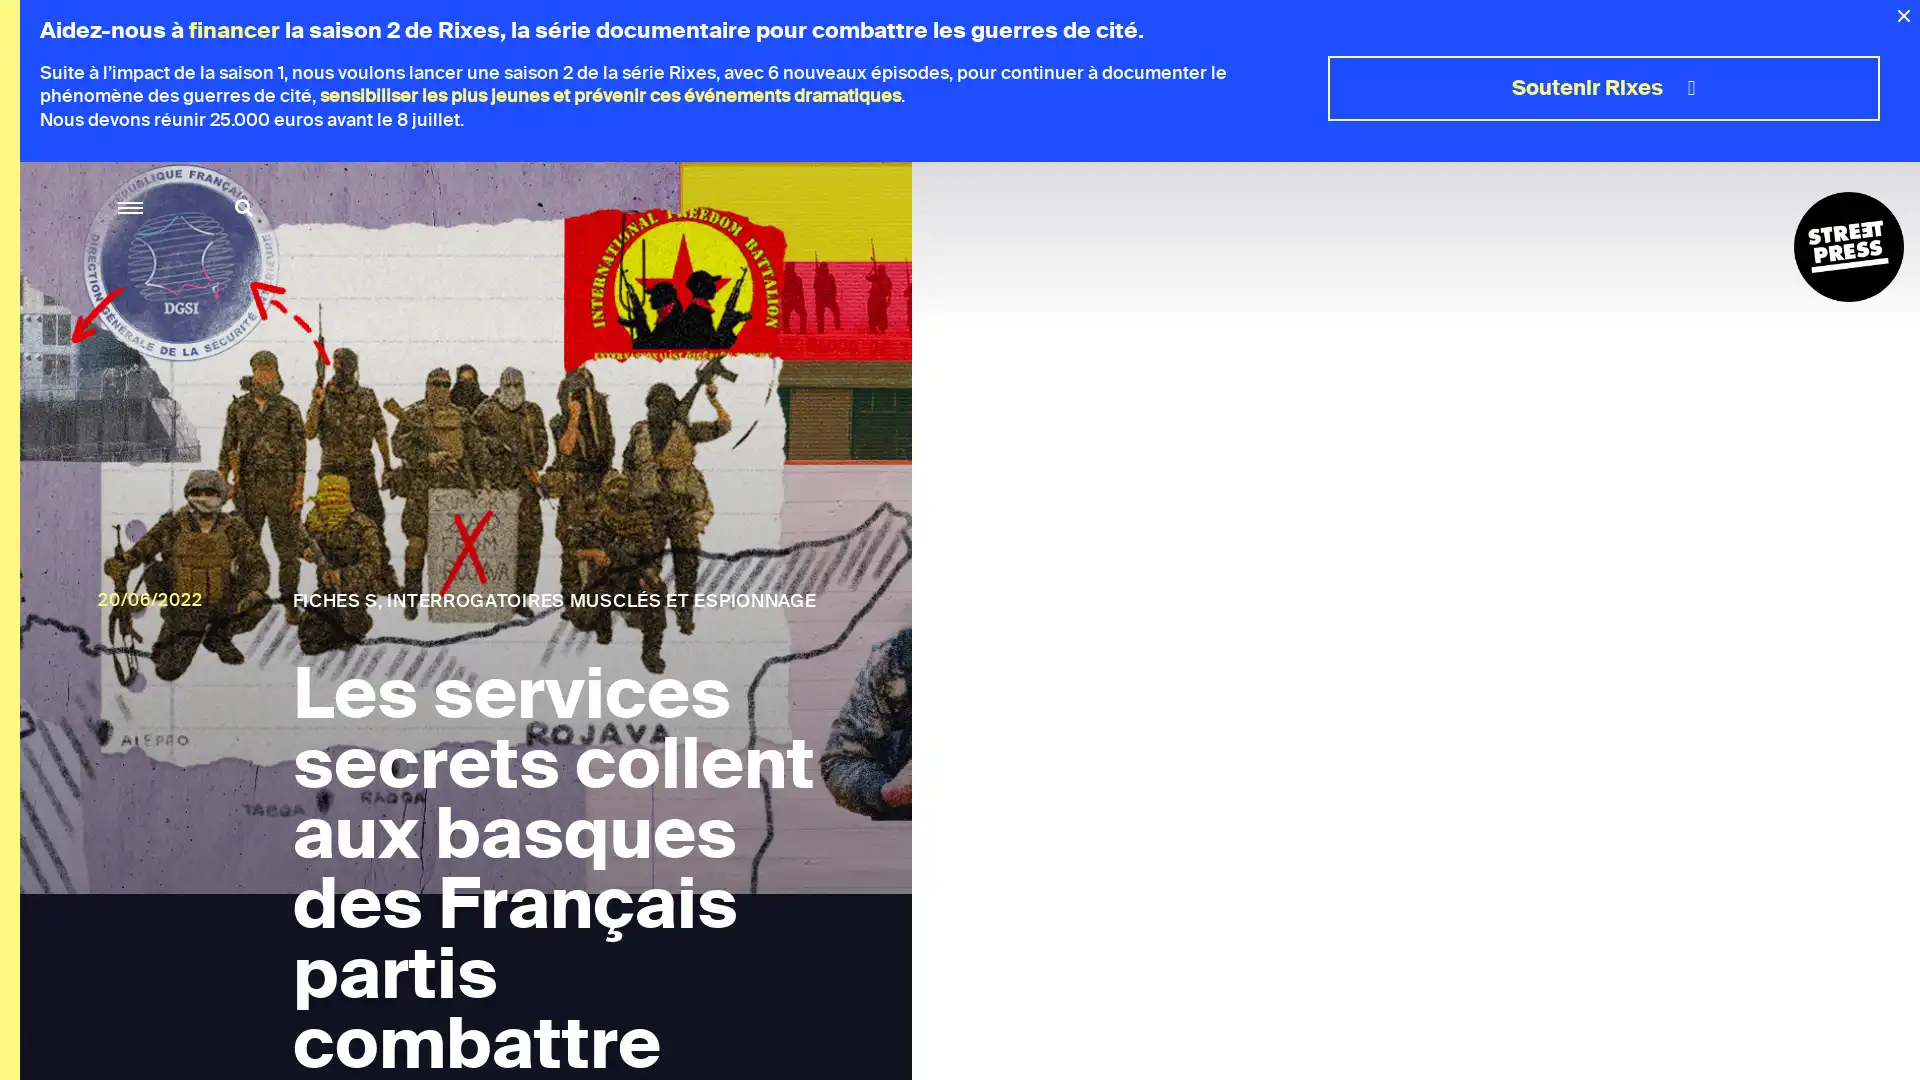 The width and height of the screenshot is (1920, 1080). Describe the element at coordinates (129, 208) in the screenshot. I see `menu` at that location.